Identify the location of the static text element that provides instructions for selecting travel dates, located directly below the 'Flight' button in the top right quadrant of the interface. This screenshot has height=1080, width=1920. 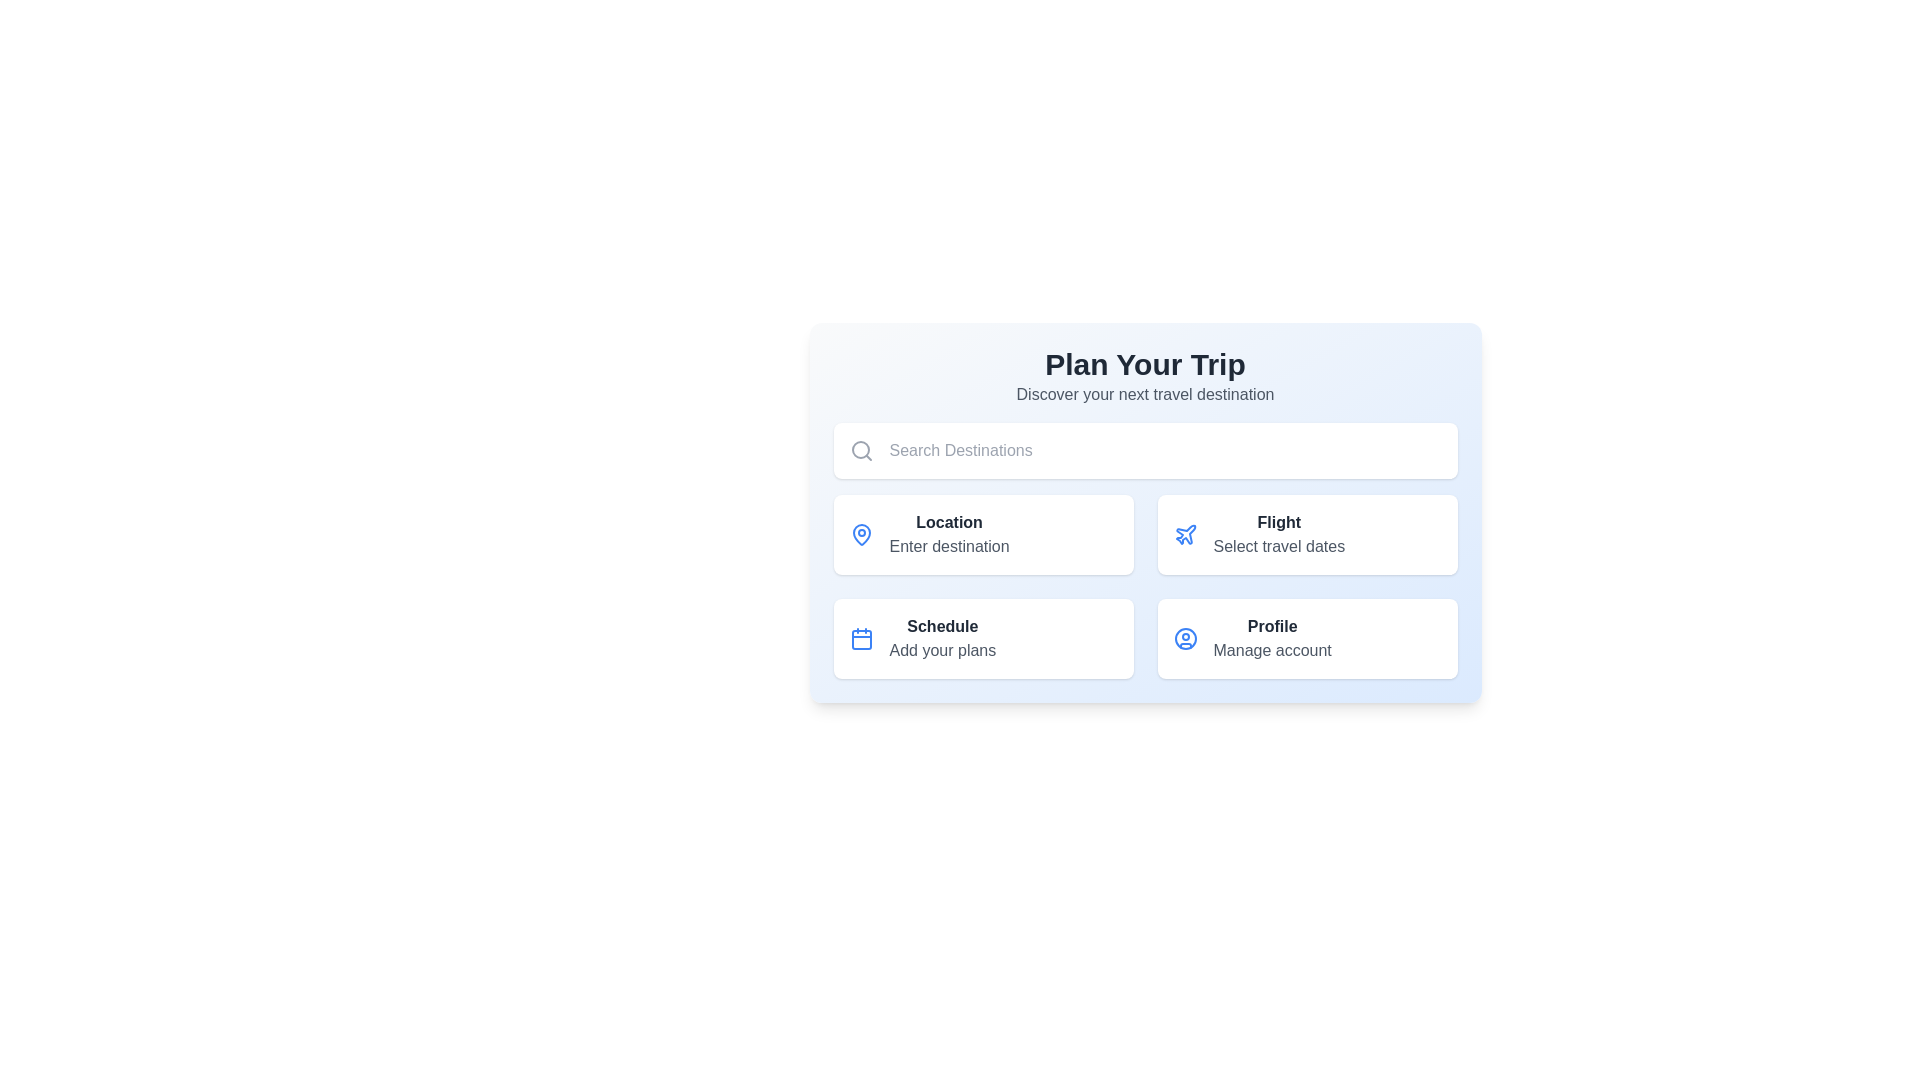
(1278, 547).